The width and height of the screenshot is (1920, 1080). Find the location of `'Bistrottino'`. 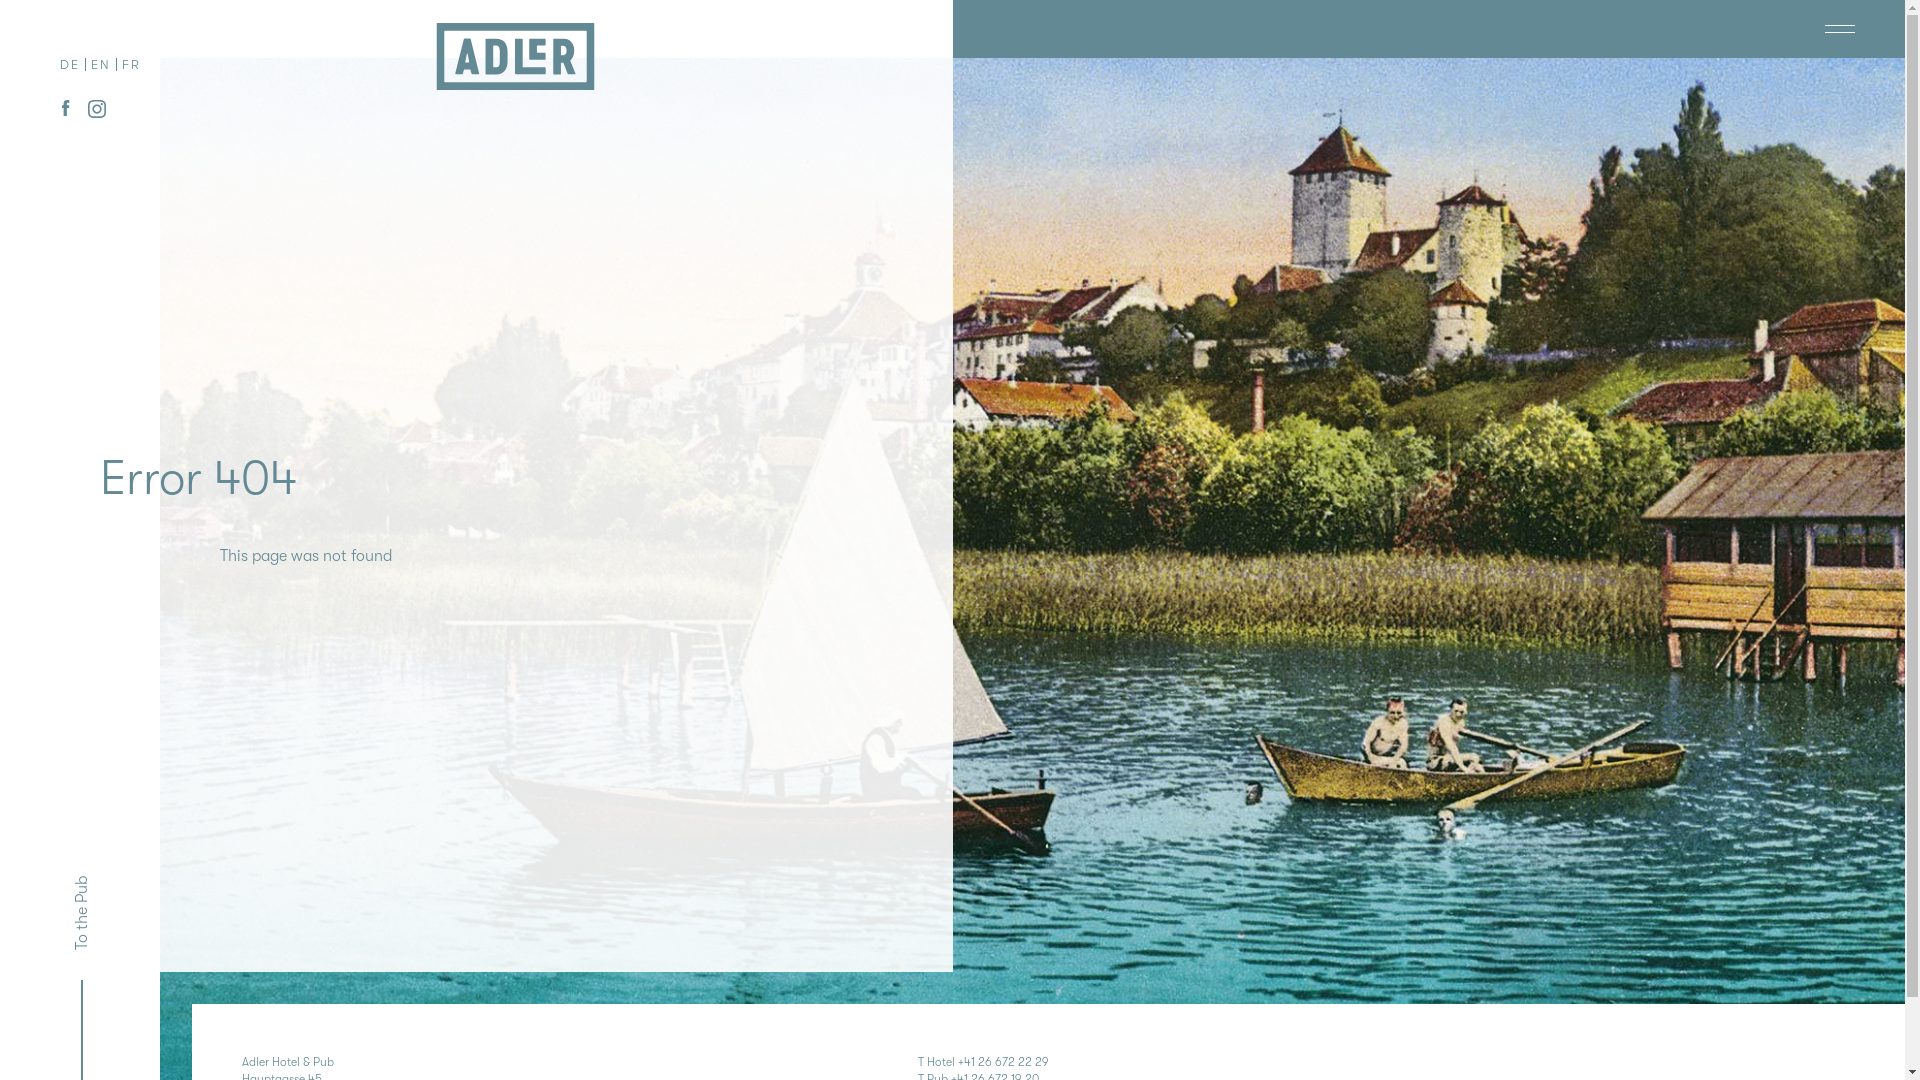

'Bistrottino' is located at coordinates (1853, 29).